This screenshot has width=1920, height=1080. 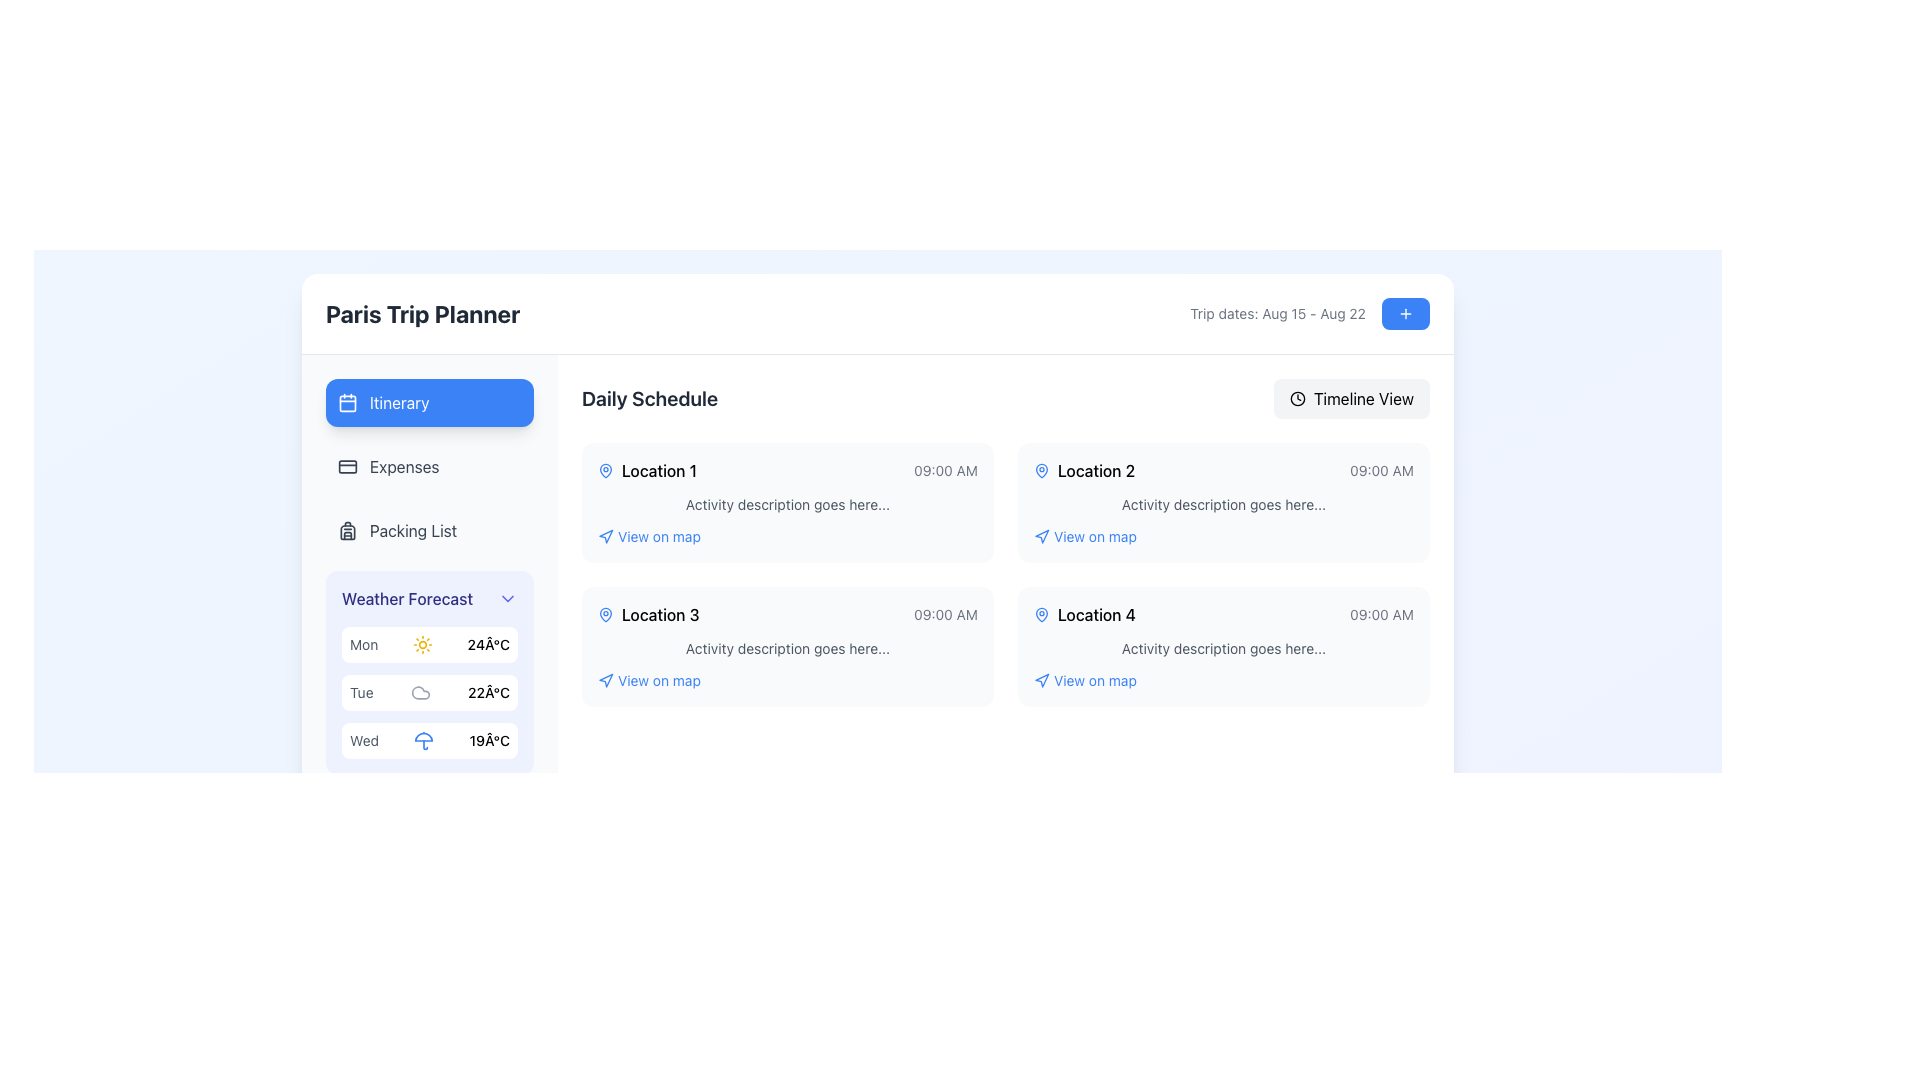 I want to click on the text label displaying 'Location 2' in the 'Daily Schedule' section, located in the top-right portion of the schedule grid, adjacent to a blue pin icon, so click(x=1095, y=470).